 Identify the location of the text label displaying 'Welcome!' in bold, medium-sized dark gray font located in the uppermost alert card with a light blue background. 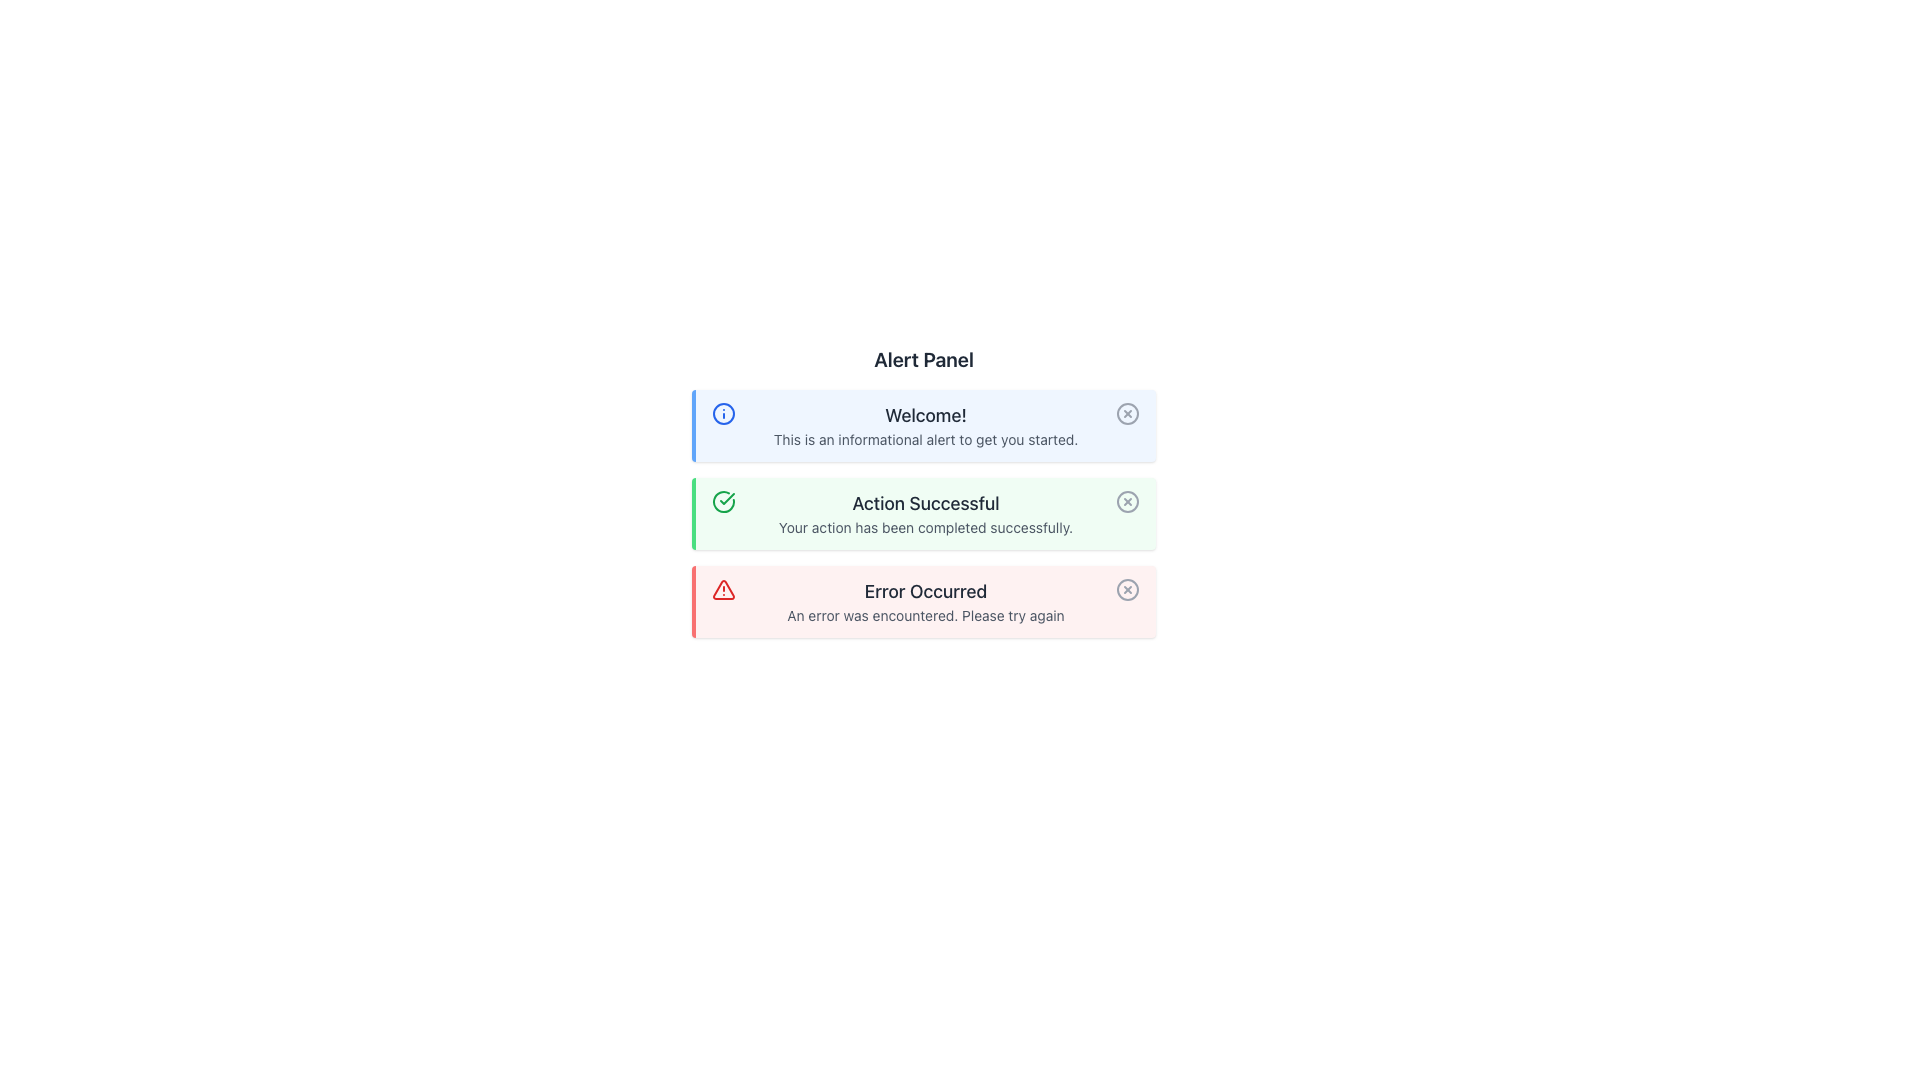
(925, 415).